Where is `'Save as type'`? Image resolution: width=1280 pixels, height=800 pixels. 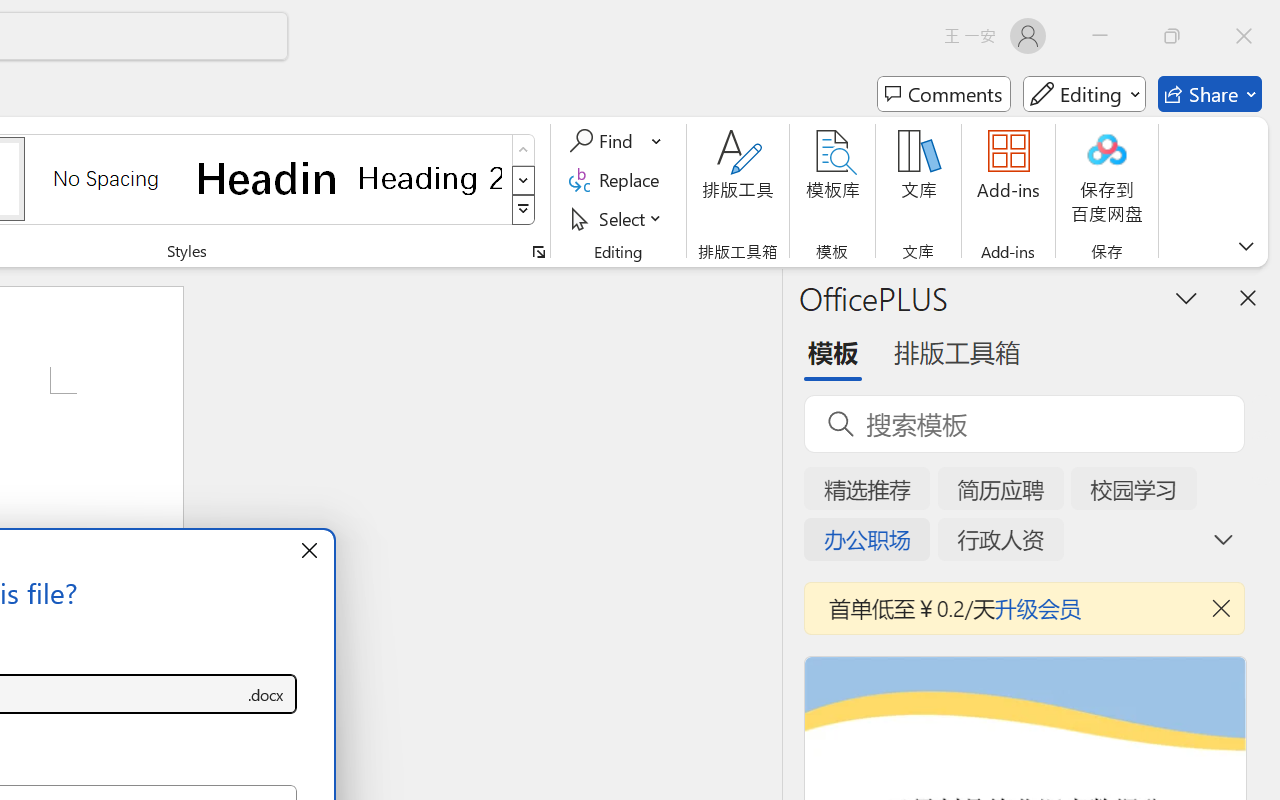
'Save as type' is located at coordinates (264, 694).